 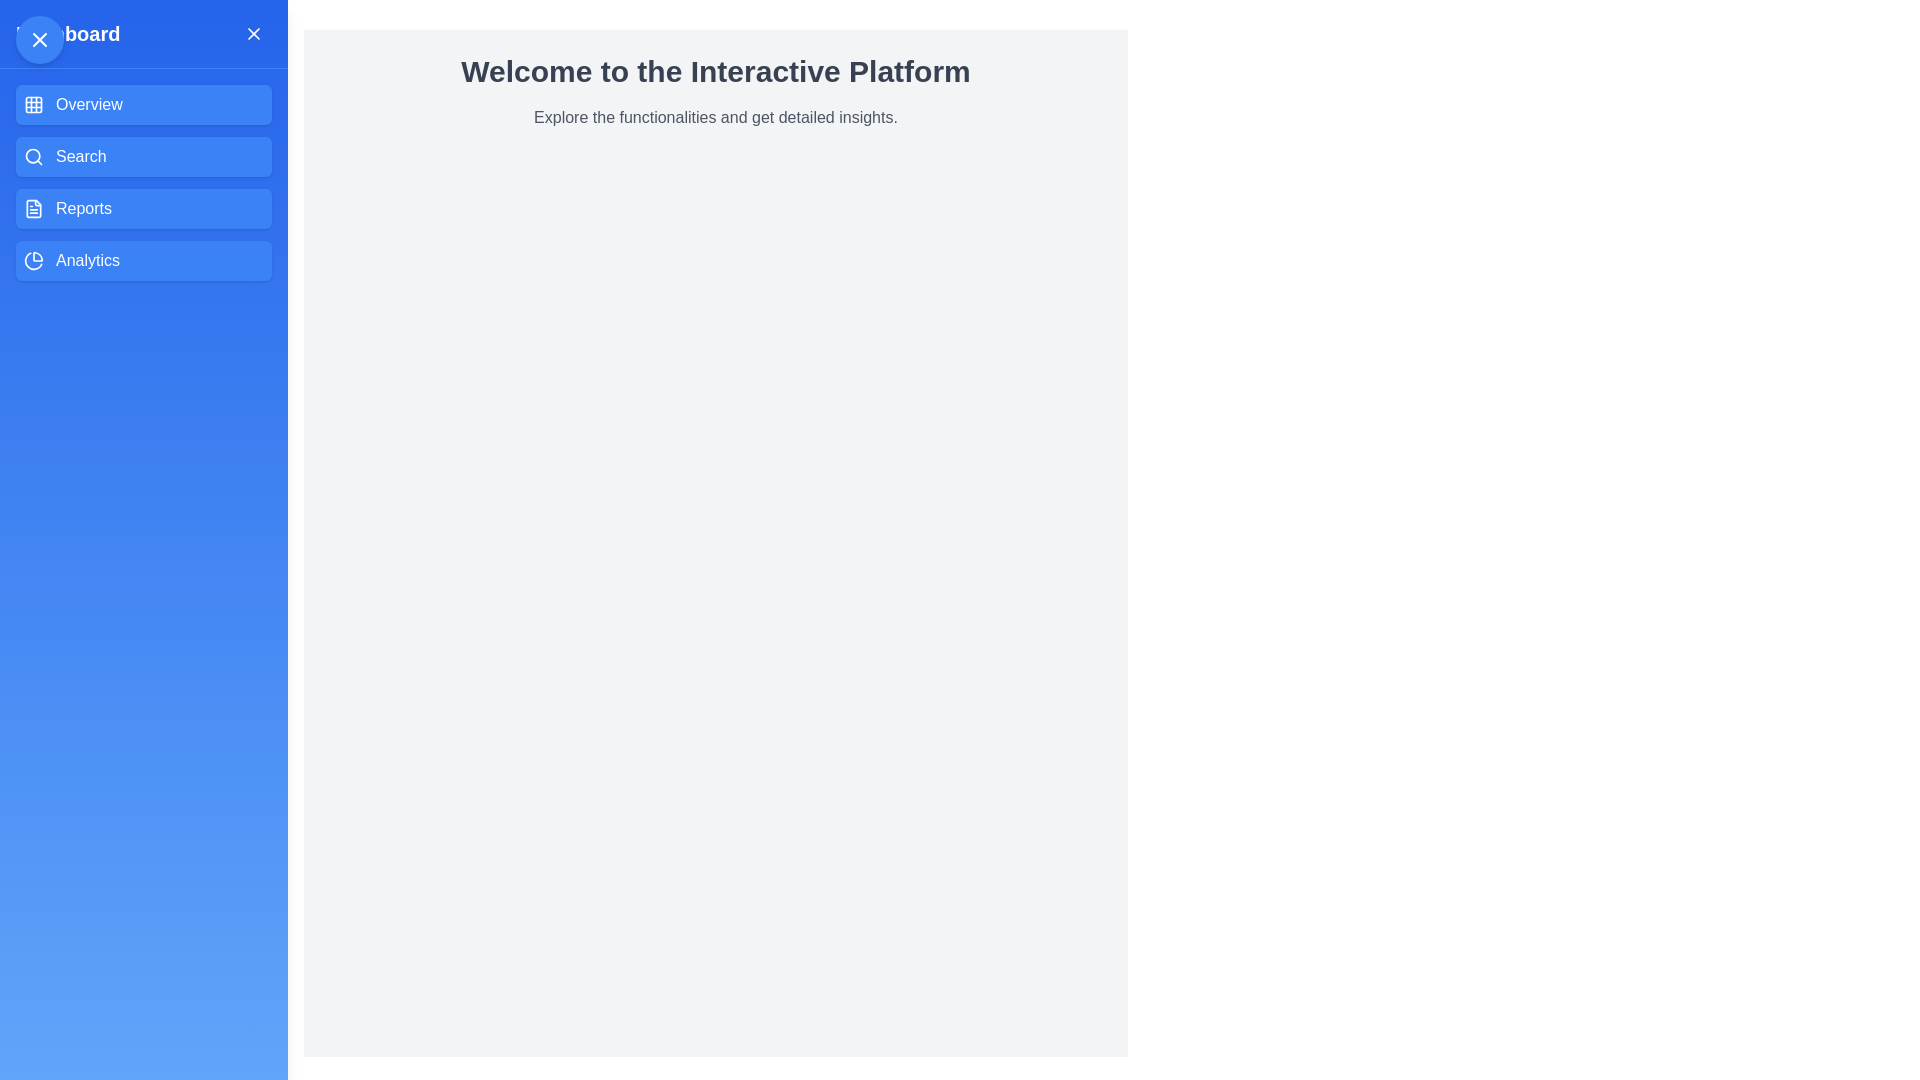 What do you see at coordinates (253, 34) in the screenshot?
I see `the close button located at the top right of the drawer header` at bounding box center [253, 34].